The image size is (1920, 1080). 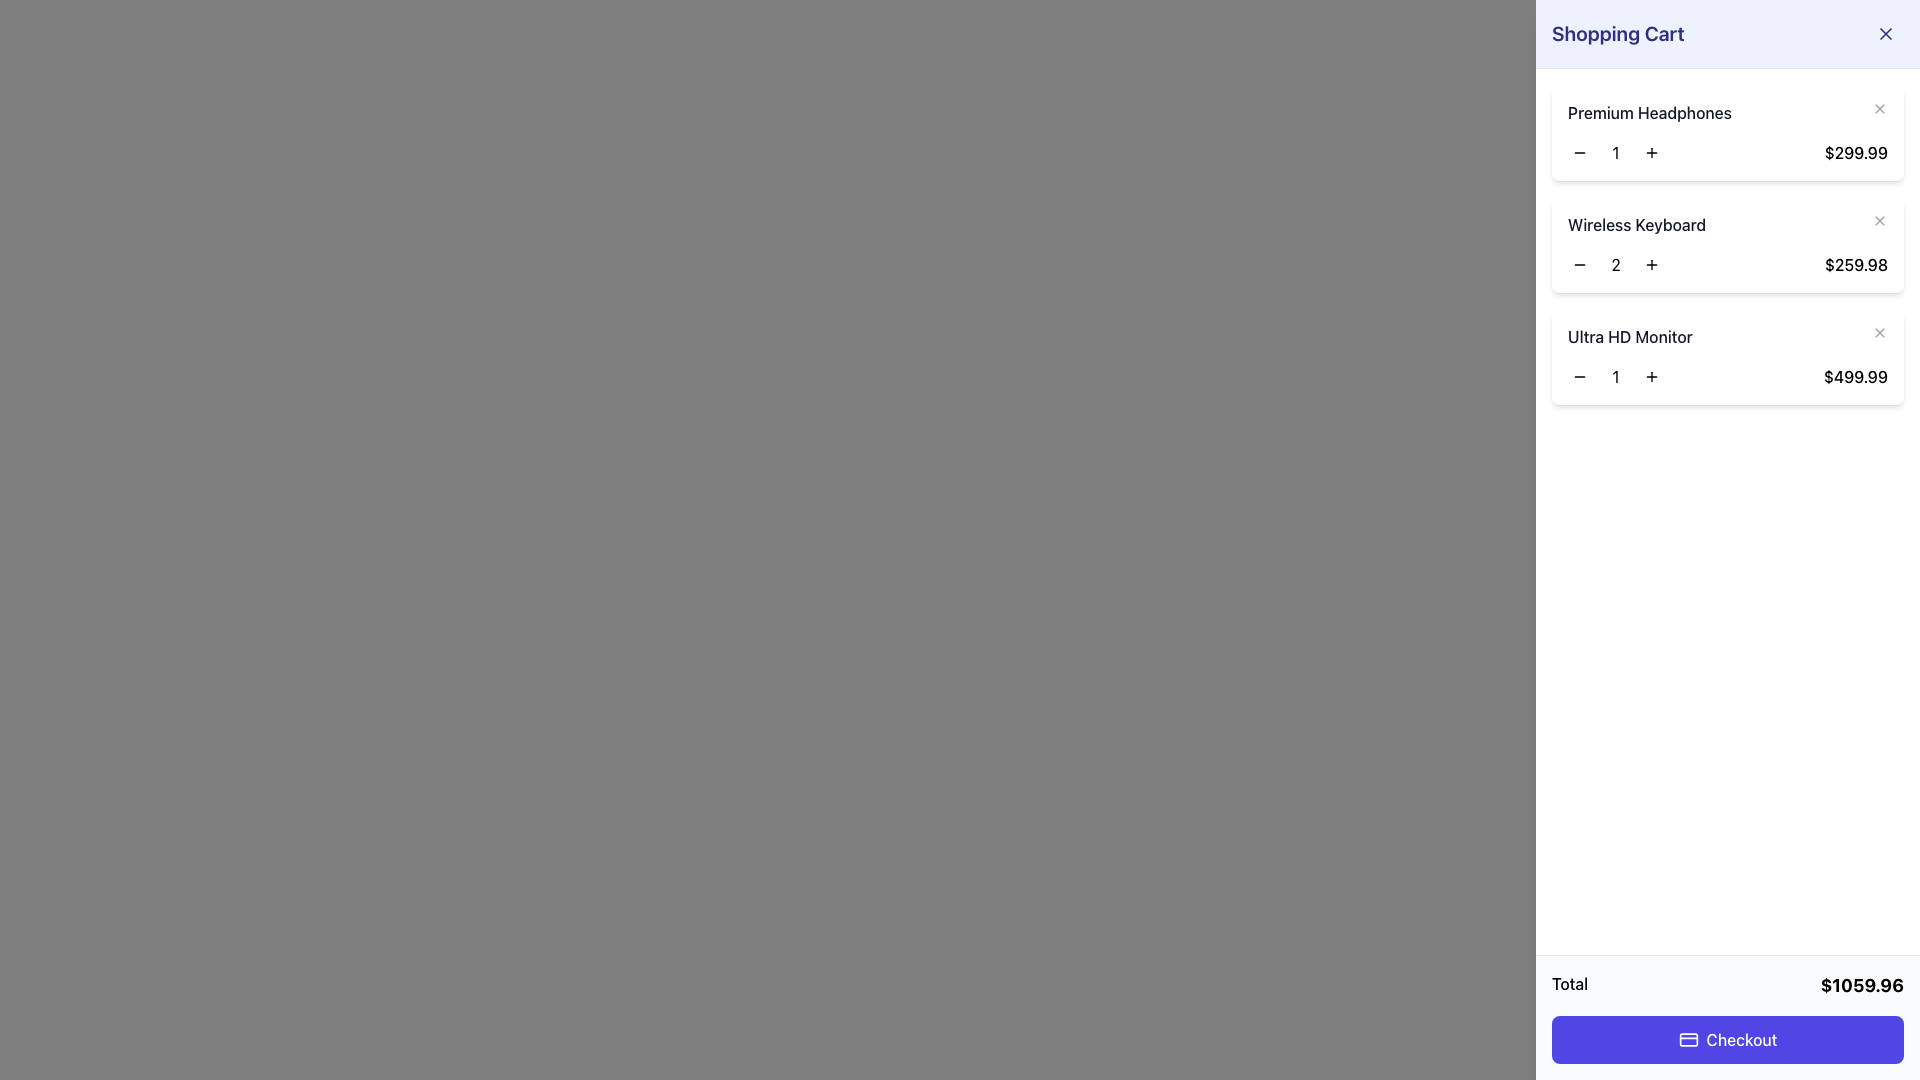 What do you see at coordinates (1727, 1039) in the screenshot?
I see `the checkout button located at the bottom center of the summary panel to proceed to checkout` at bounding box center [1727, 1039].